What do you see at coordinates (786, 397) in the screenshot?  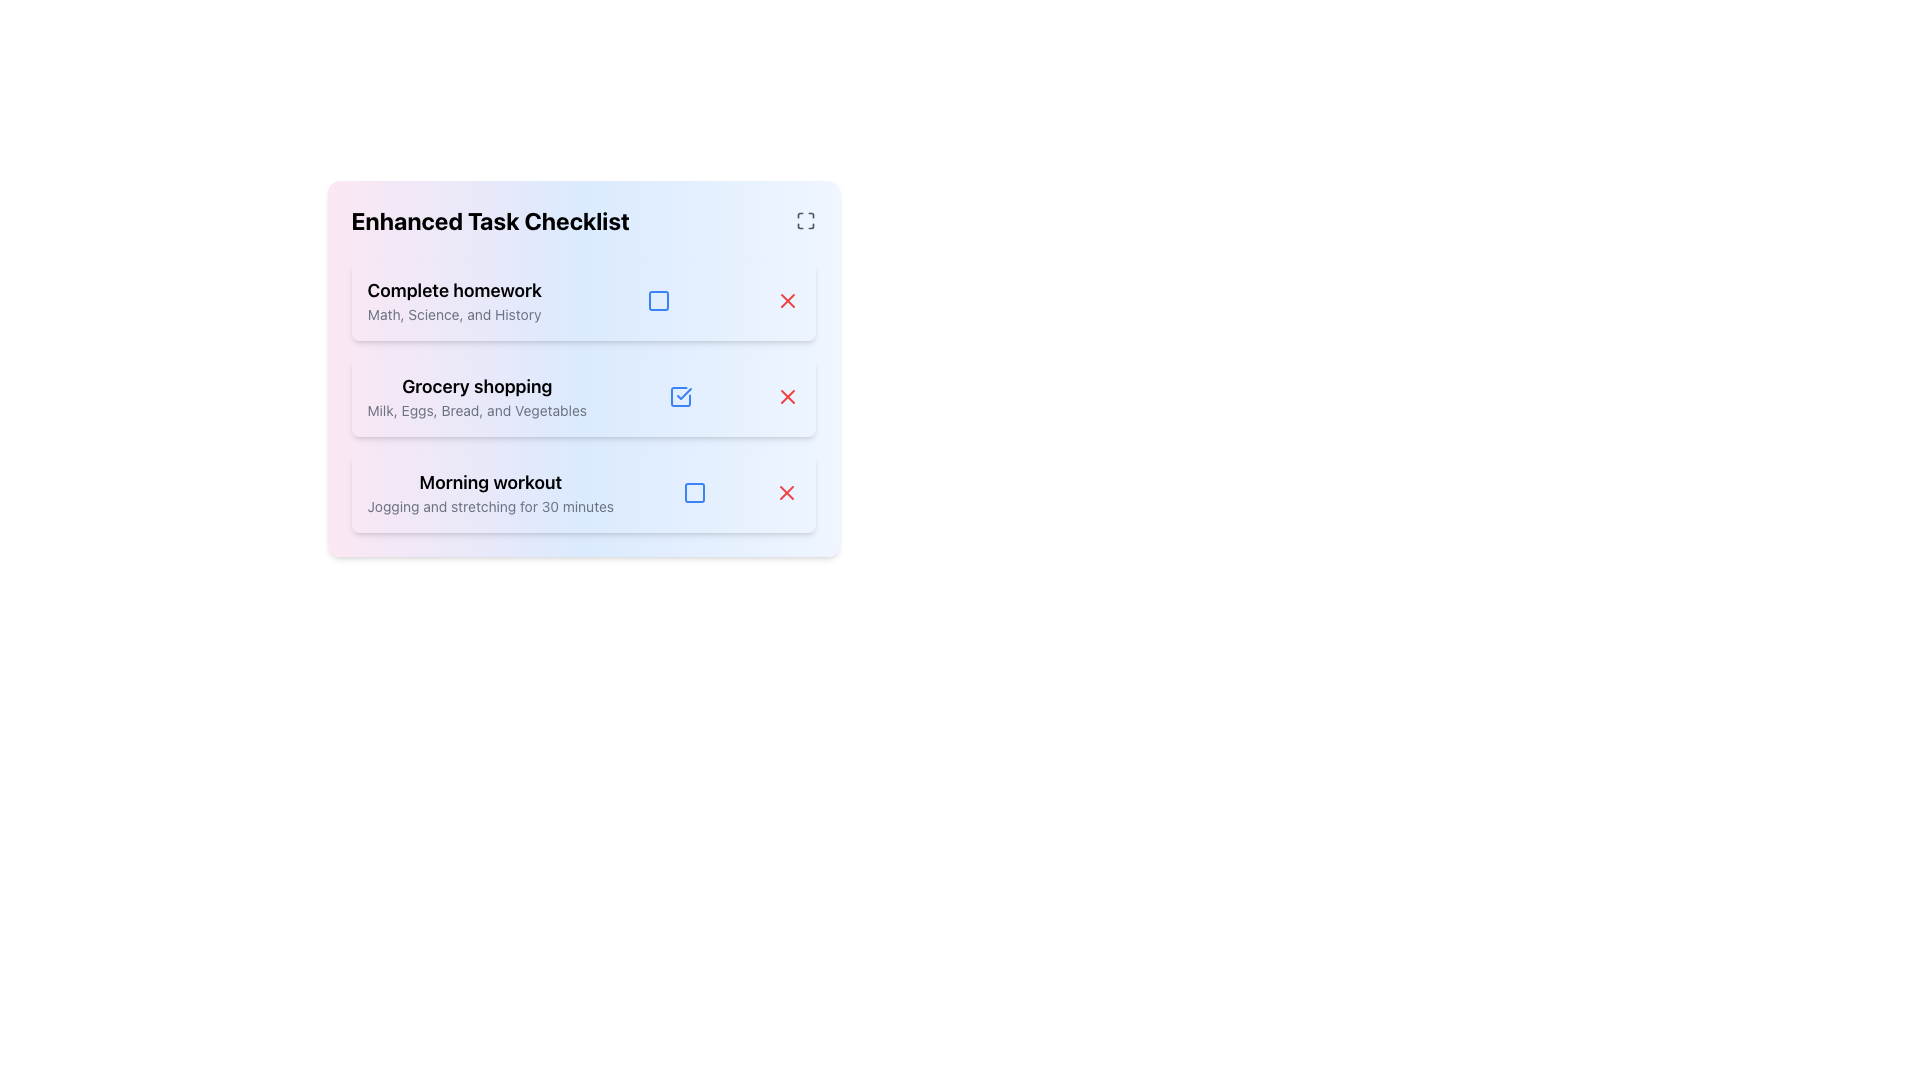 I see `the red cross icon within the checklist interface next to the 'Grocery shopping' item` at bounding box center [786, 397].